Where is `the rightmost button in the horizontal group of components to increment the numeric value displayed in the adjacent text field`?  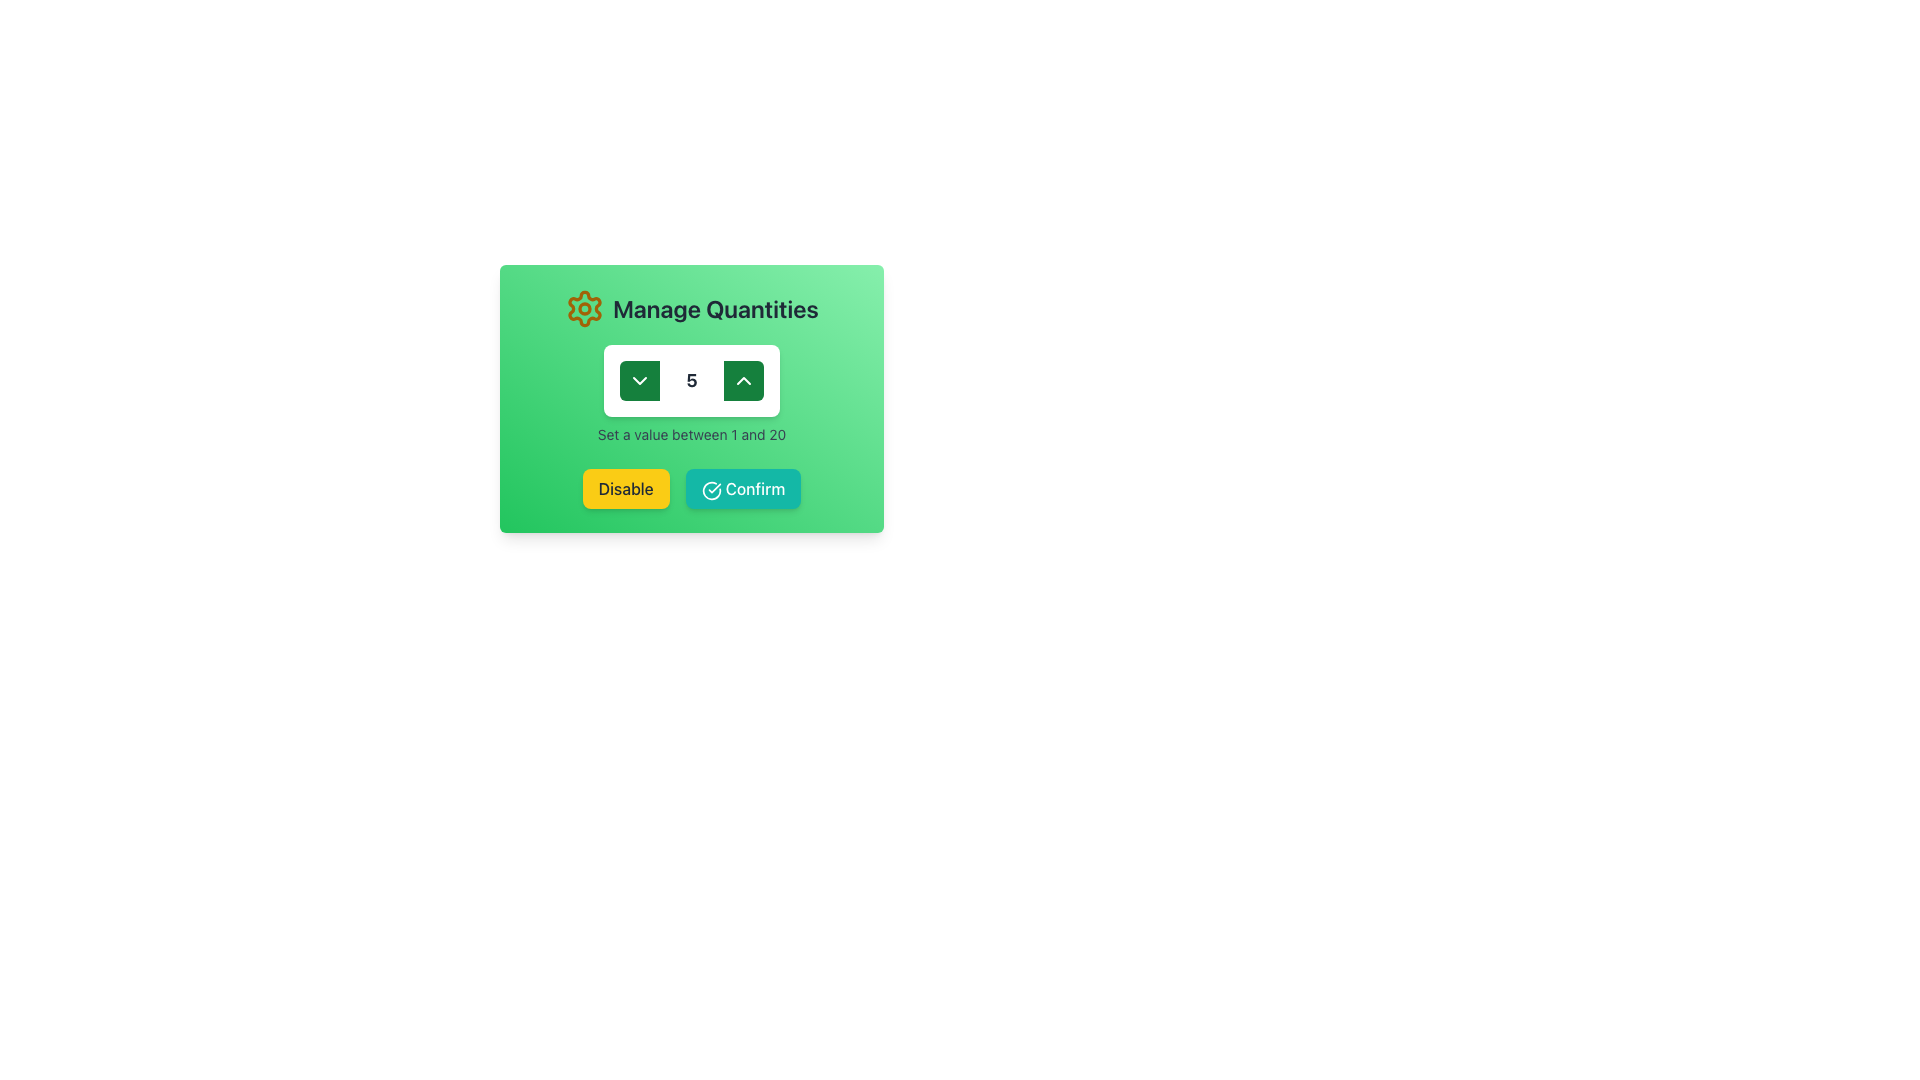 the rightmost button in the horizontal group of components to increment the numeric value displayed in the adjacent text field is located at coordinates (743, 381).